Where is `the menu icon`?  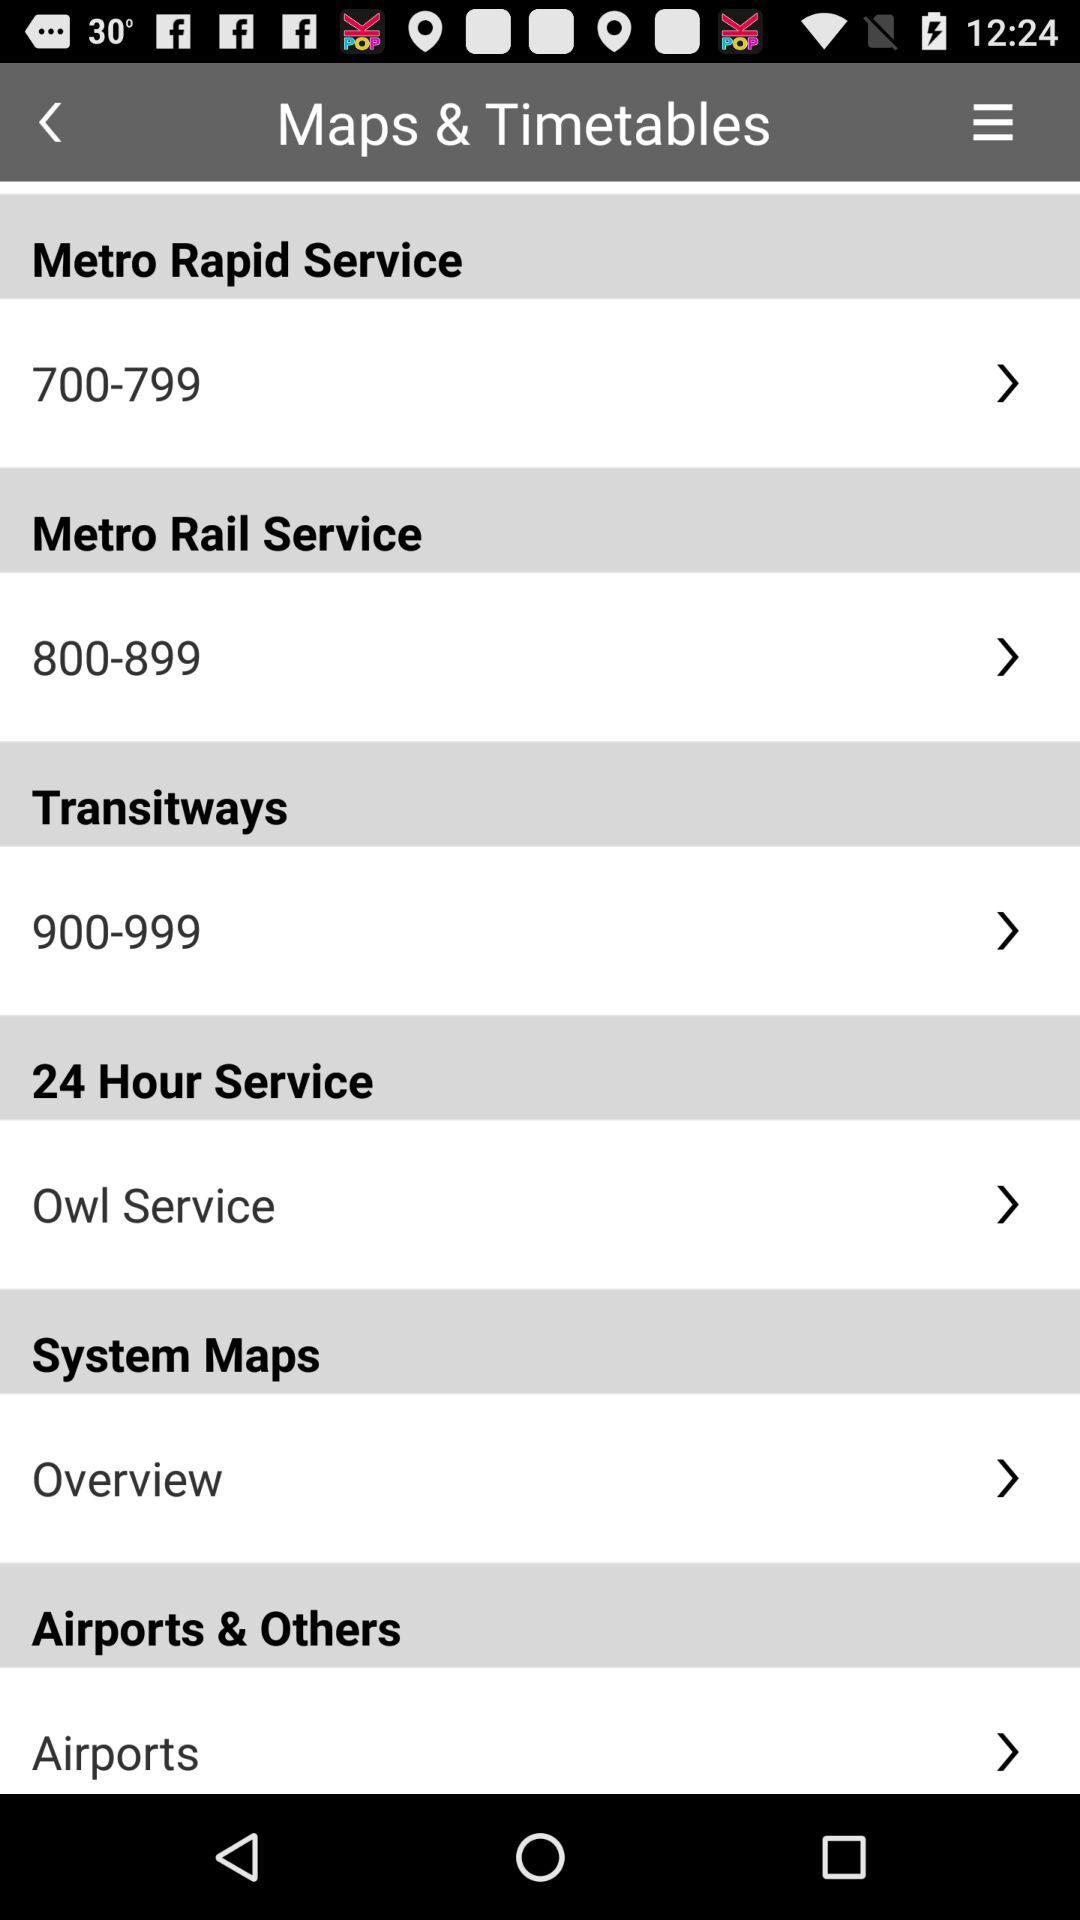
the menu icon is located at coordinates (992, 129).